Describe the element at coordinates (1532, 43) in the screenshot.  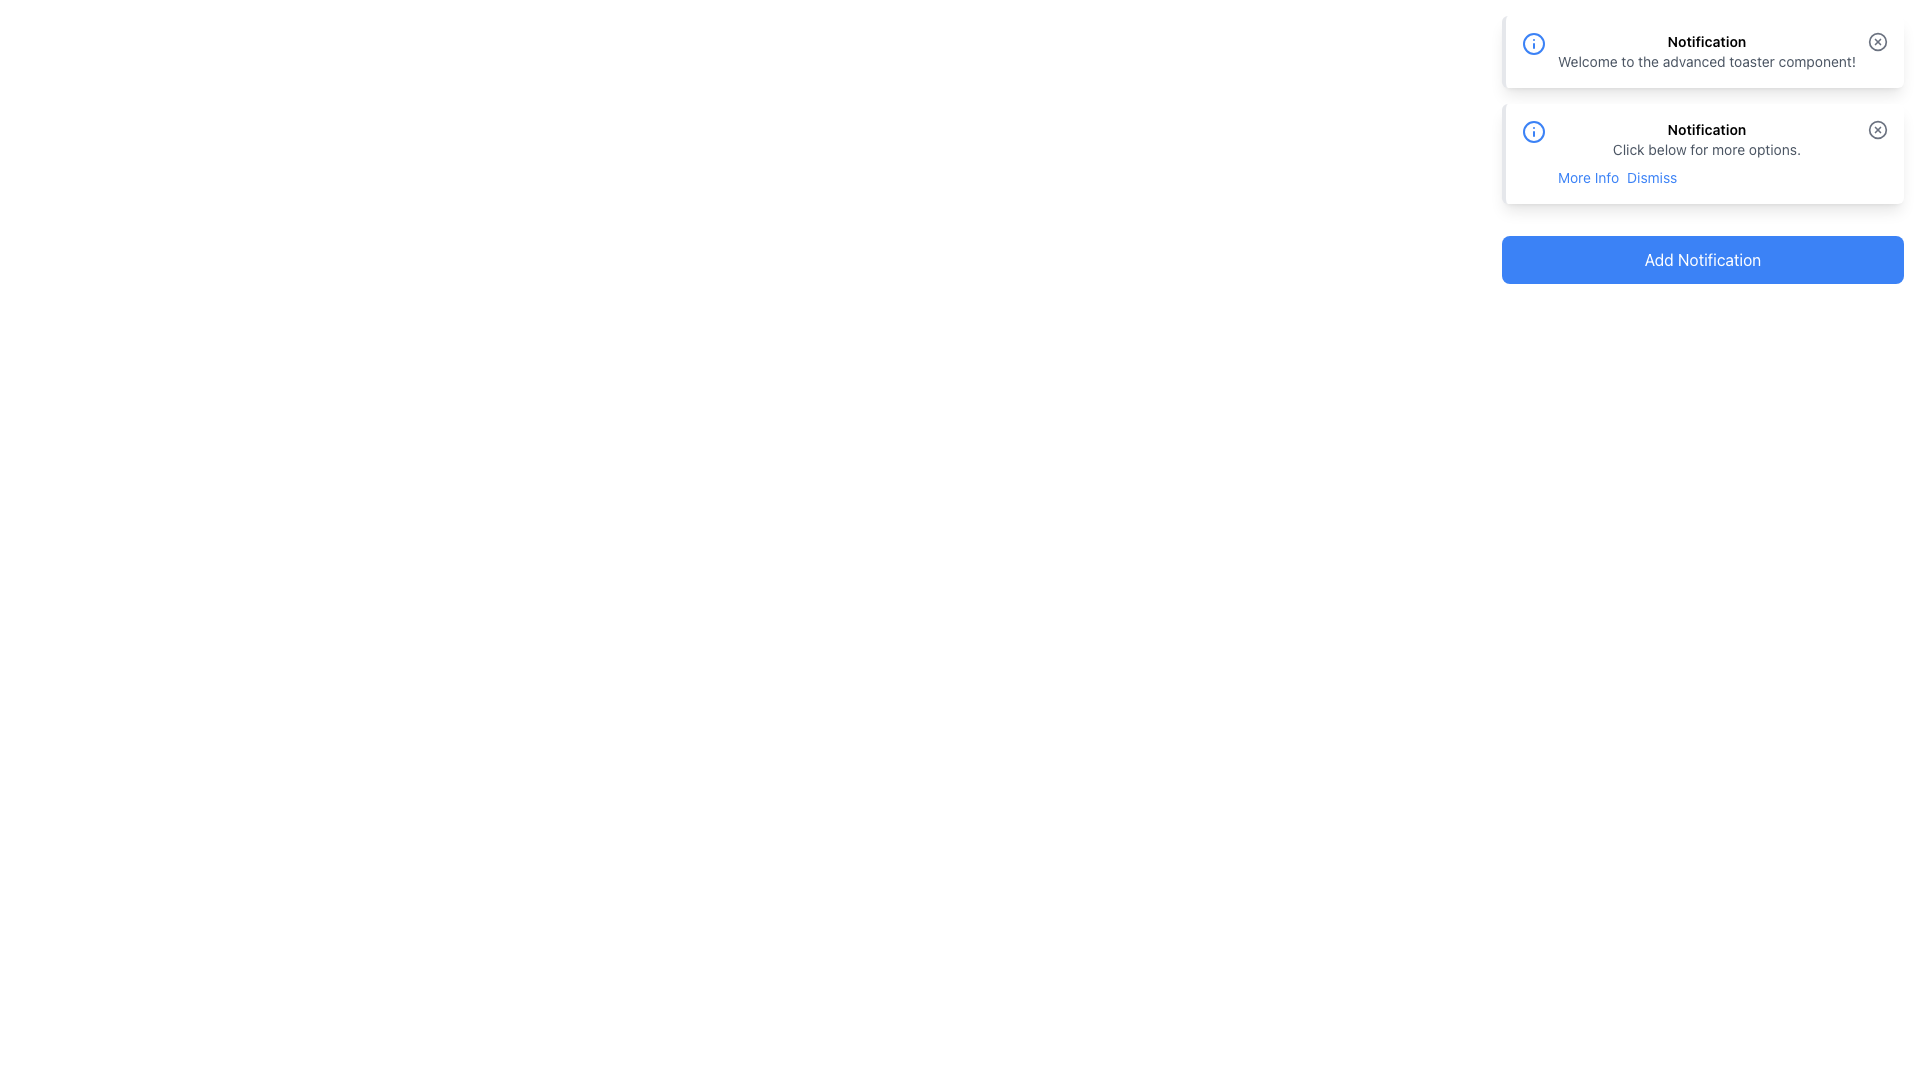
I see `the informational icon located to the left of the title text in the notification that says 'Welcome to the advanced toaster component!'` at that location.